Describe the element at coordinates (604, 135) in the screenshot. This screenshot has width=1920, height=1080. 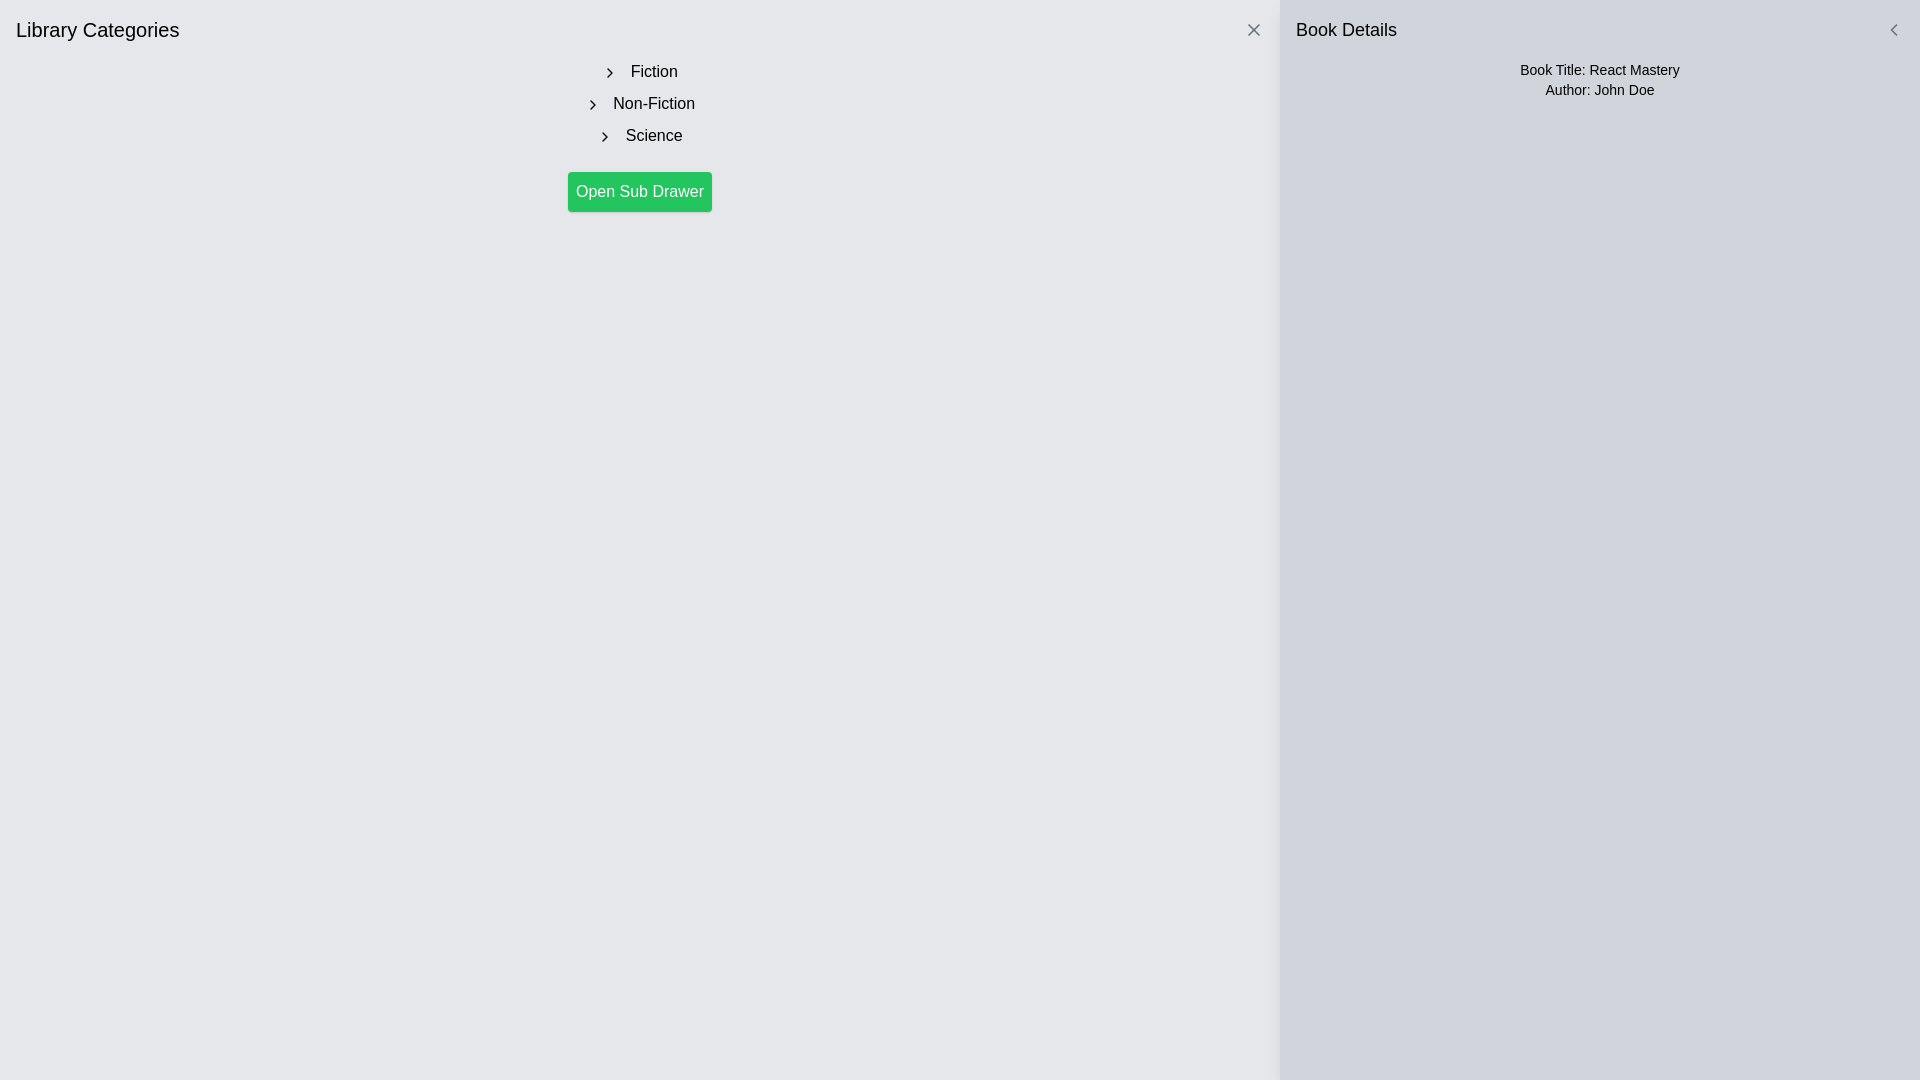
I see `the right-pointing chevron icon located to the left of the text 'Science'` at that location.